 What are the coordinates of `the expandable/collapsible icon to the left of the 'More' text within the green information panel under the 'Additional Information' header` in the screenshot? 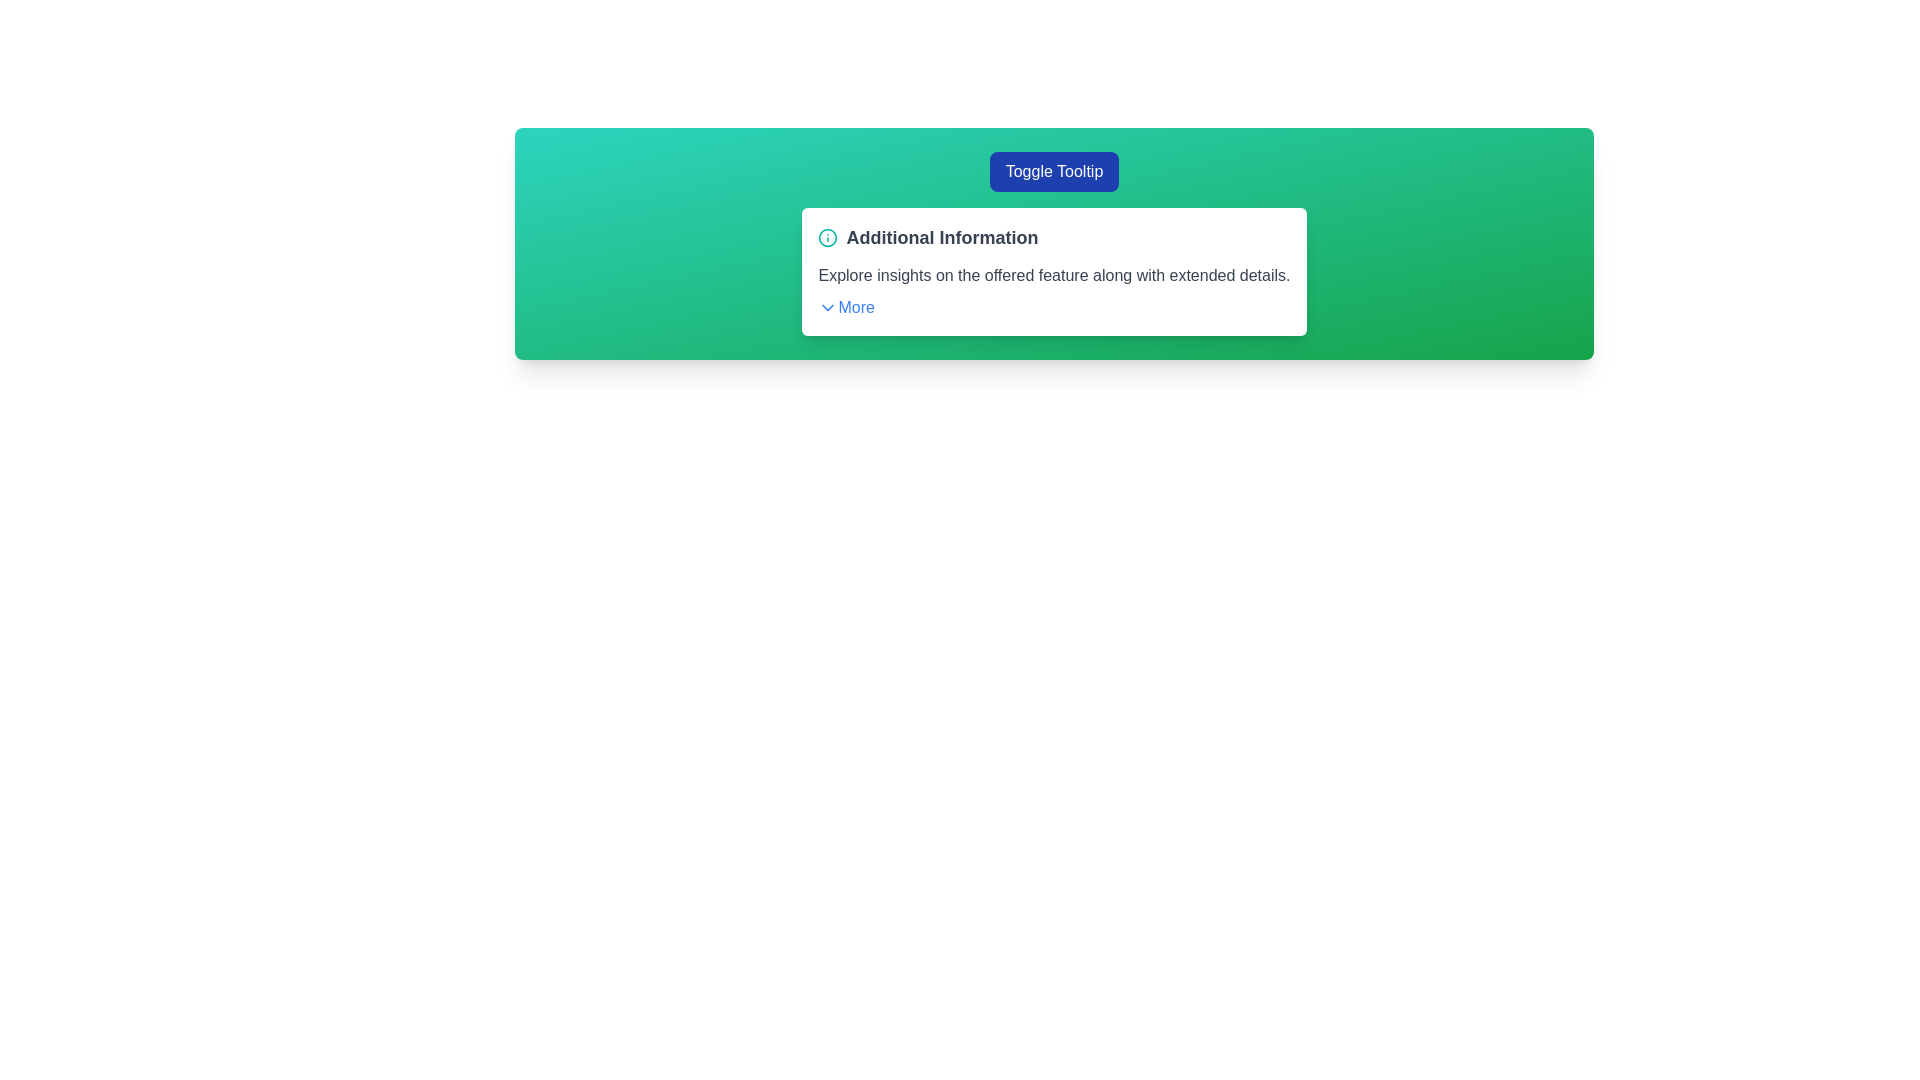 It's located at (828, 308).